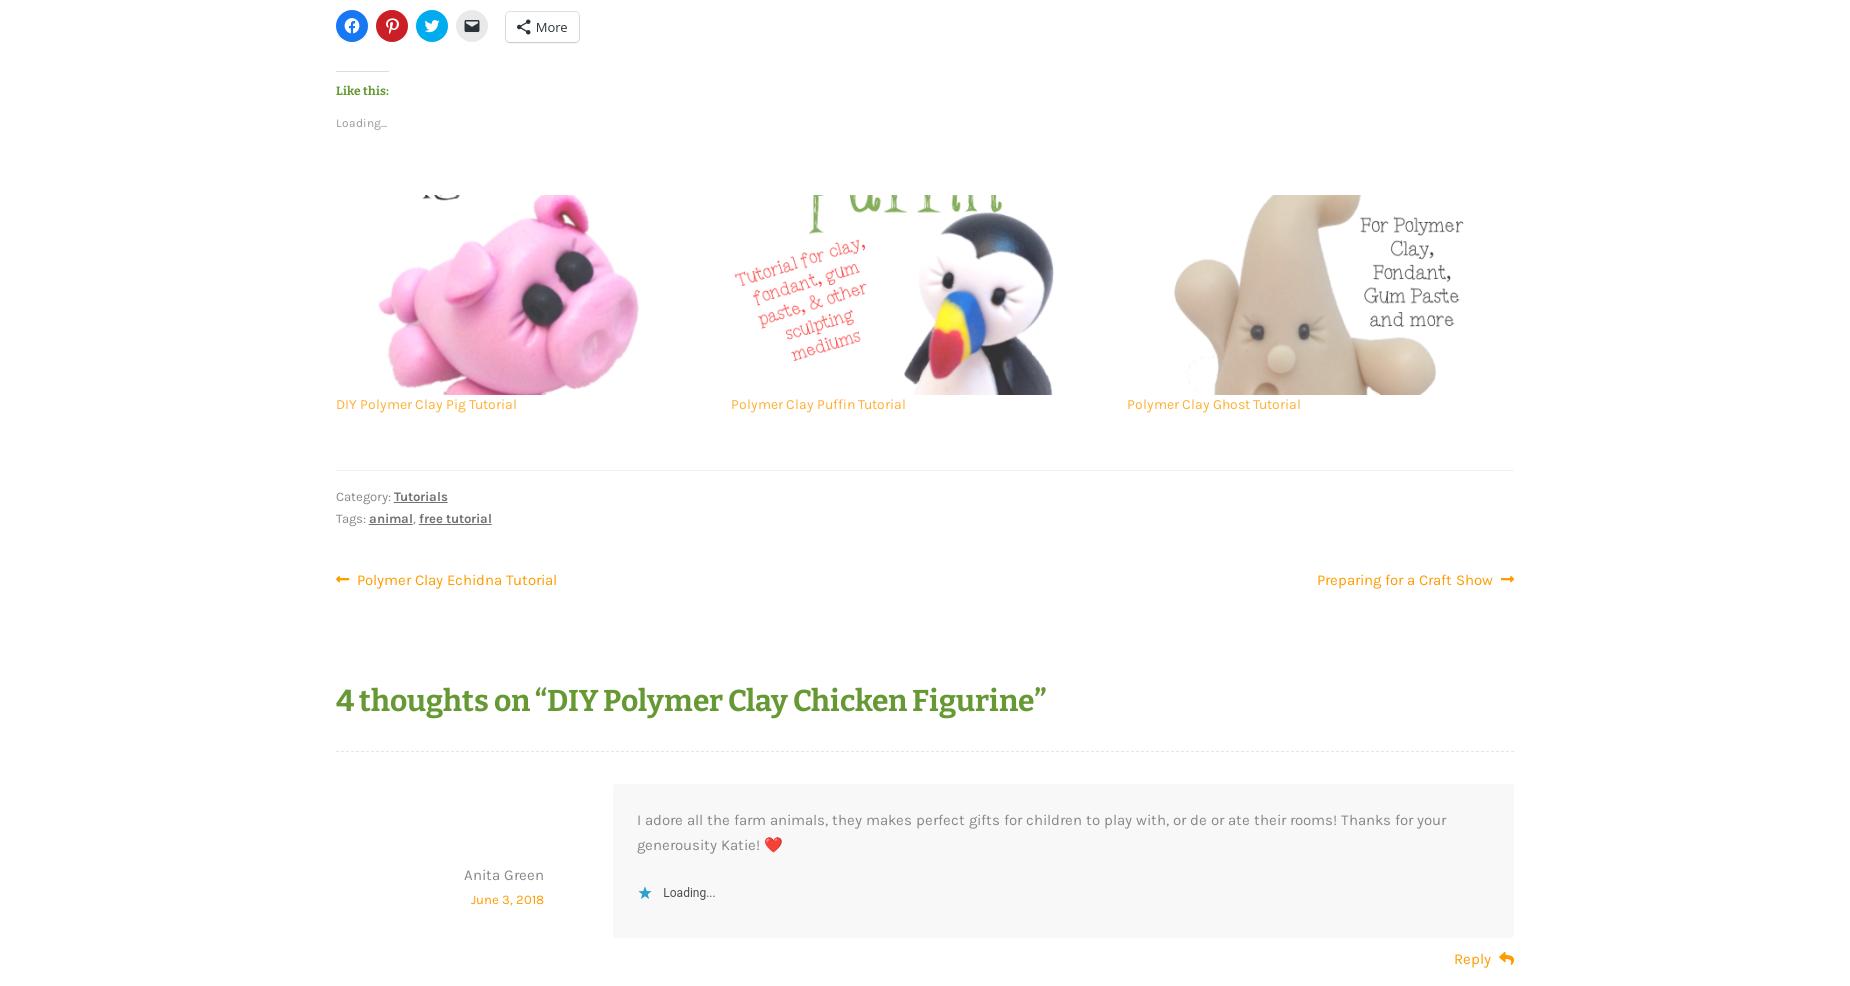 The image size is (1850, 986). What do you see at coordinates (360, 90) in the screenshot?
I see `'Like this:'` at bounding box center [360, 90].